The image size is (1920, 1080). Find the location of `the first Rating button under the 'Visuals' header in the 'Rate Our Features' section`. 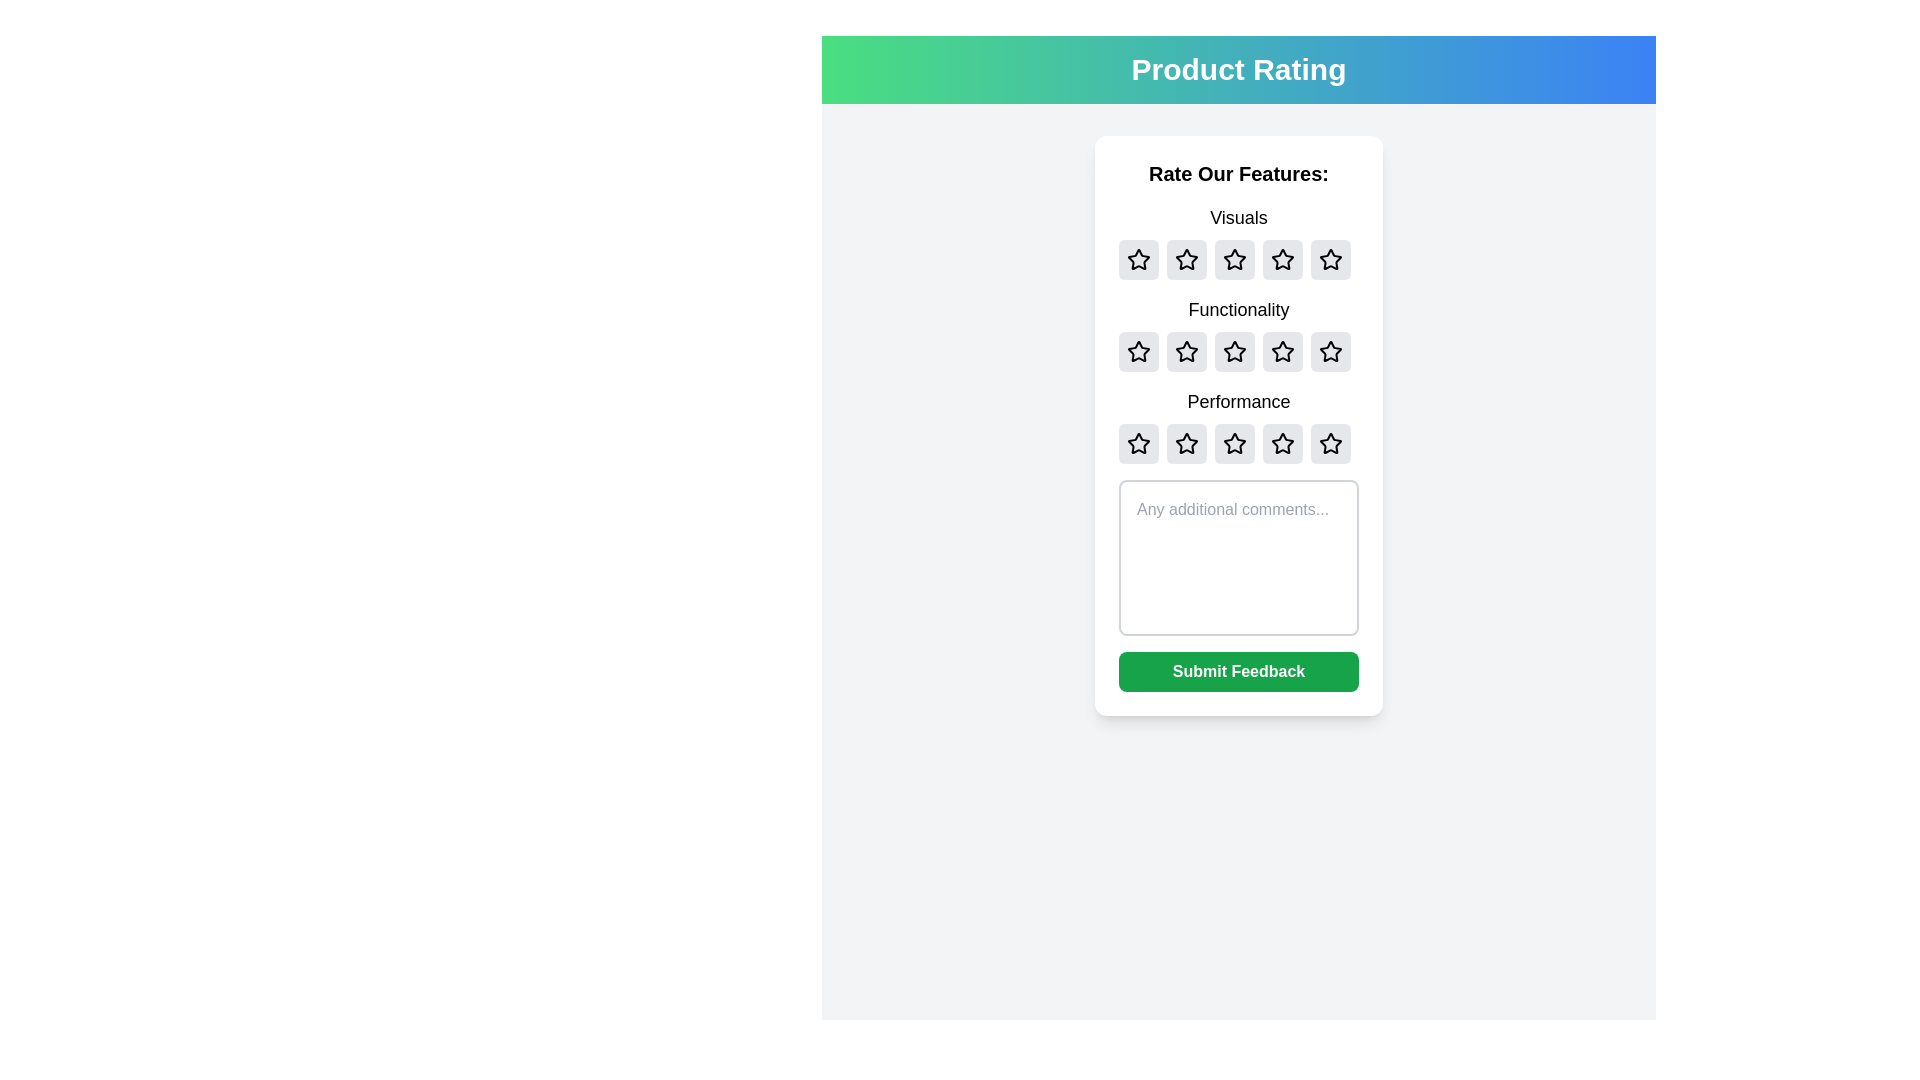

the first Rating button under the 'Visuals' header in the 'Rate Our Features' section is located at coordinates (1138, 258).